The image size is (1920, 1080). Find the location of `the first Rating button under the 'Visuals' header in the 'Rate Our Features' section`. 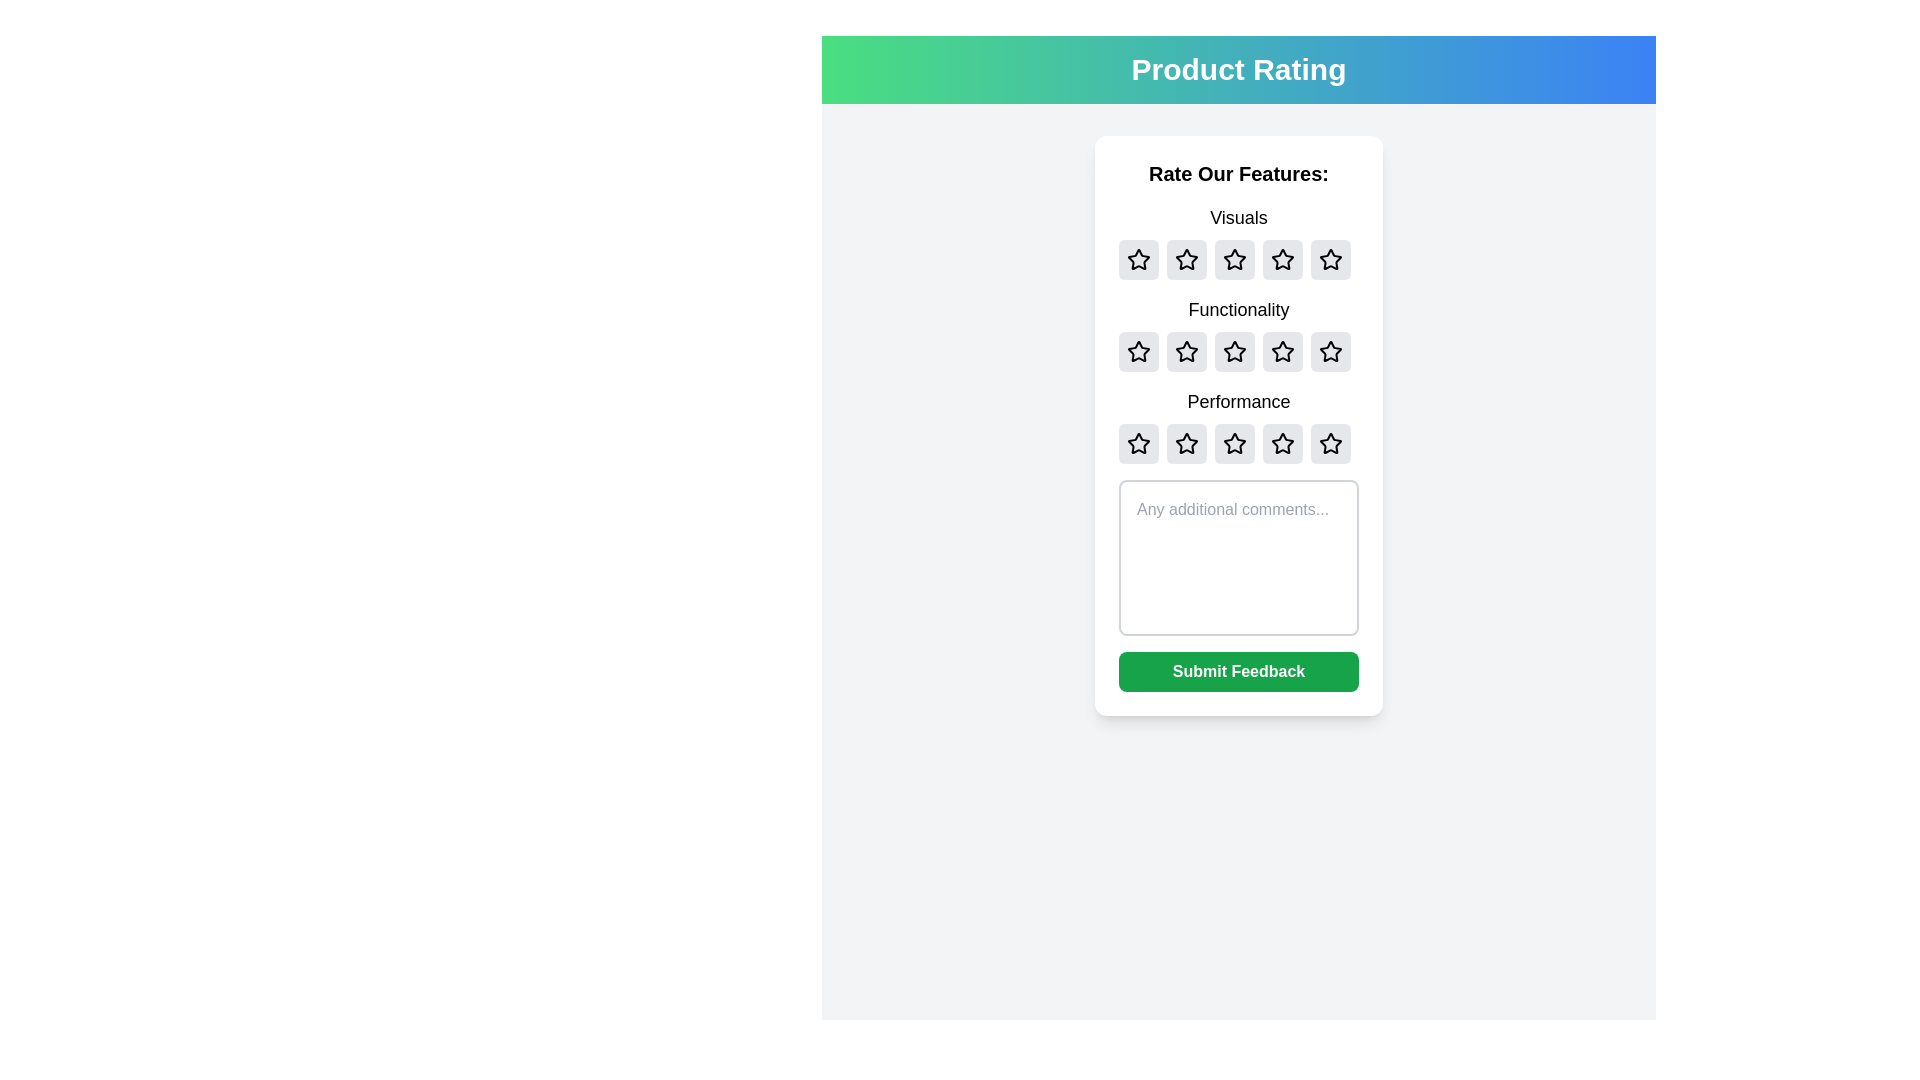

the first Rating button under the 'Visuals' header in the 'Rate Our Features' section is located at coordinates (1138, 258).